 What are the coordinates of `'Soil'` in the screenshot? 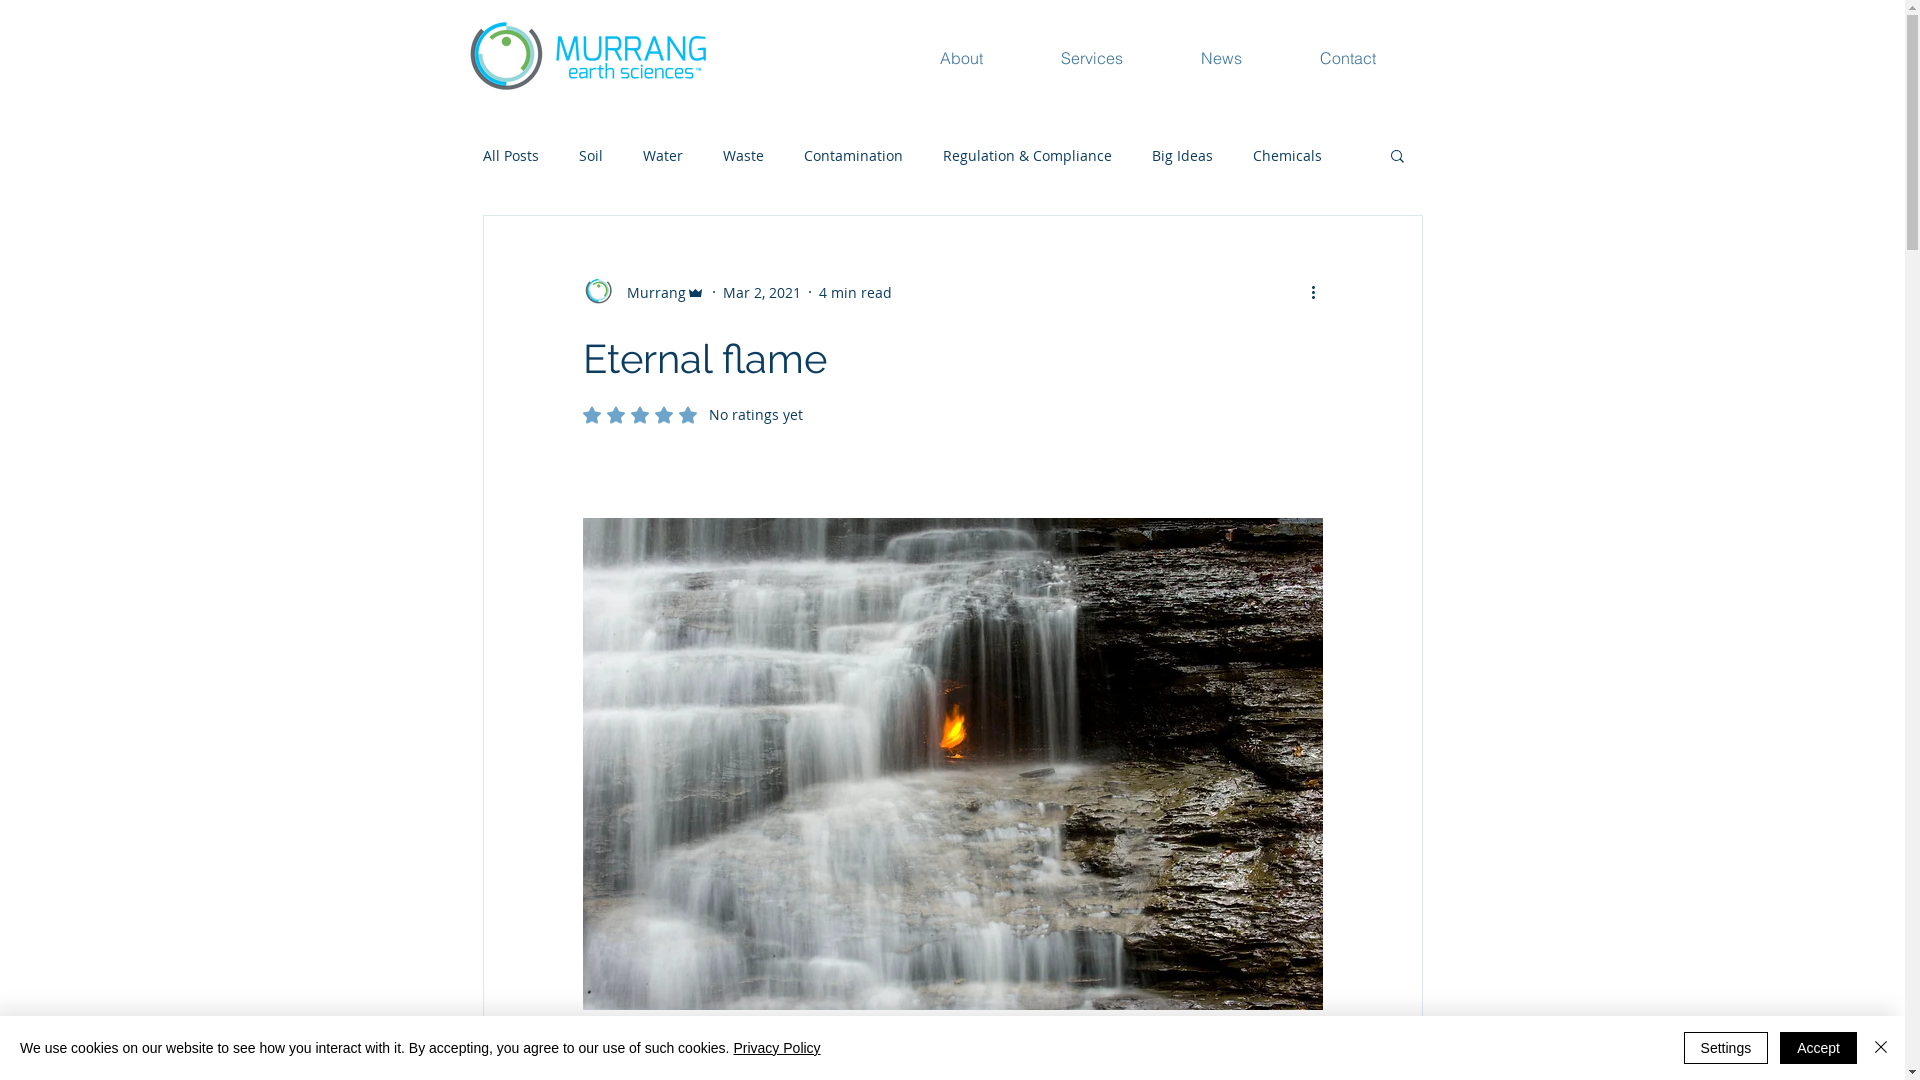 It's located at (589, 154).